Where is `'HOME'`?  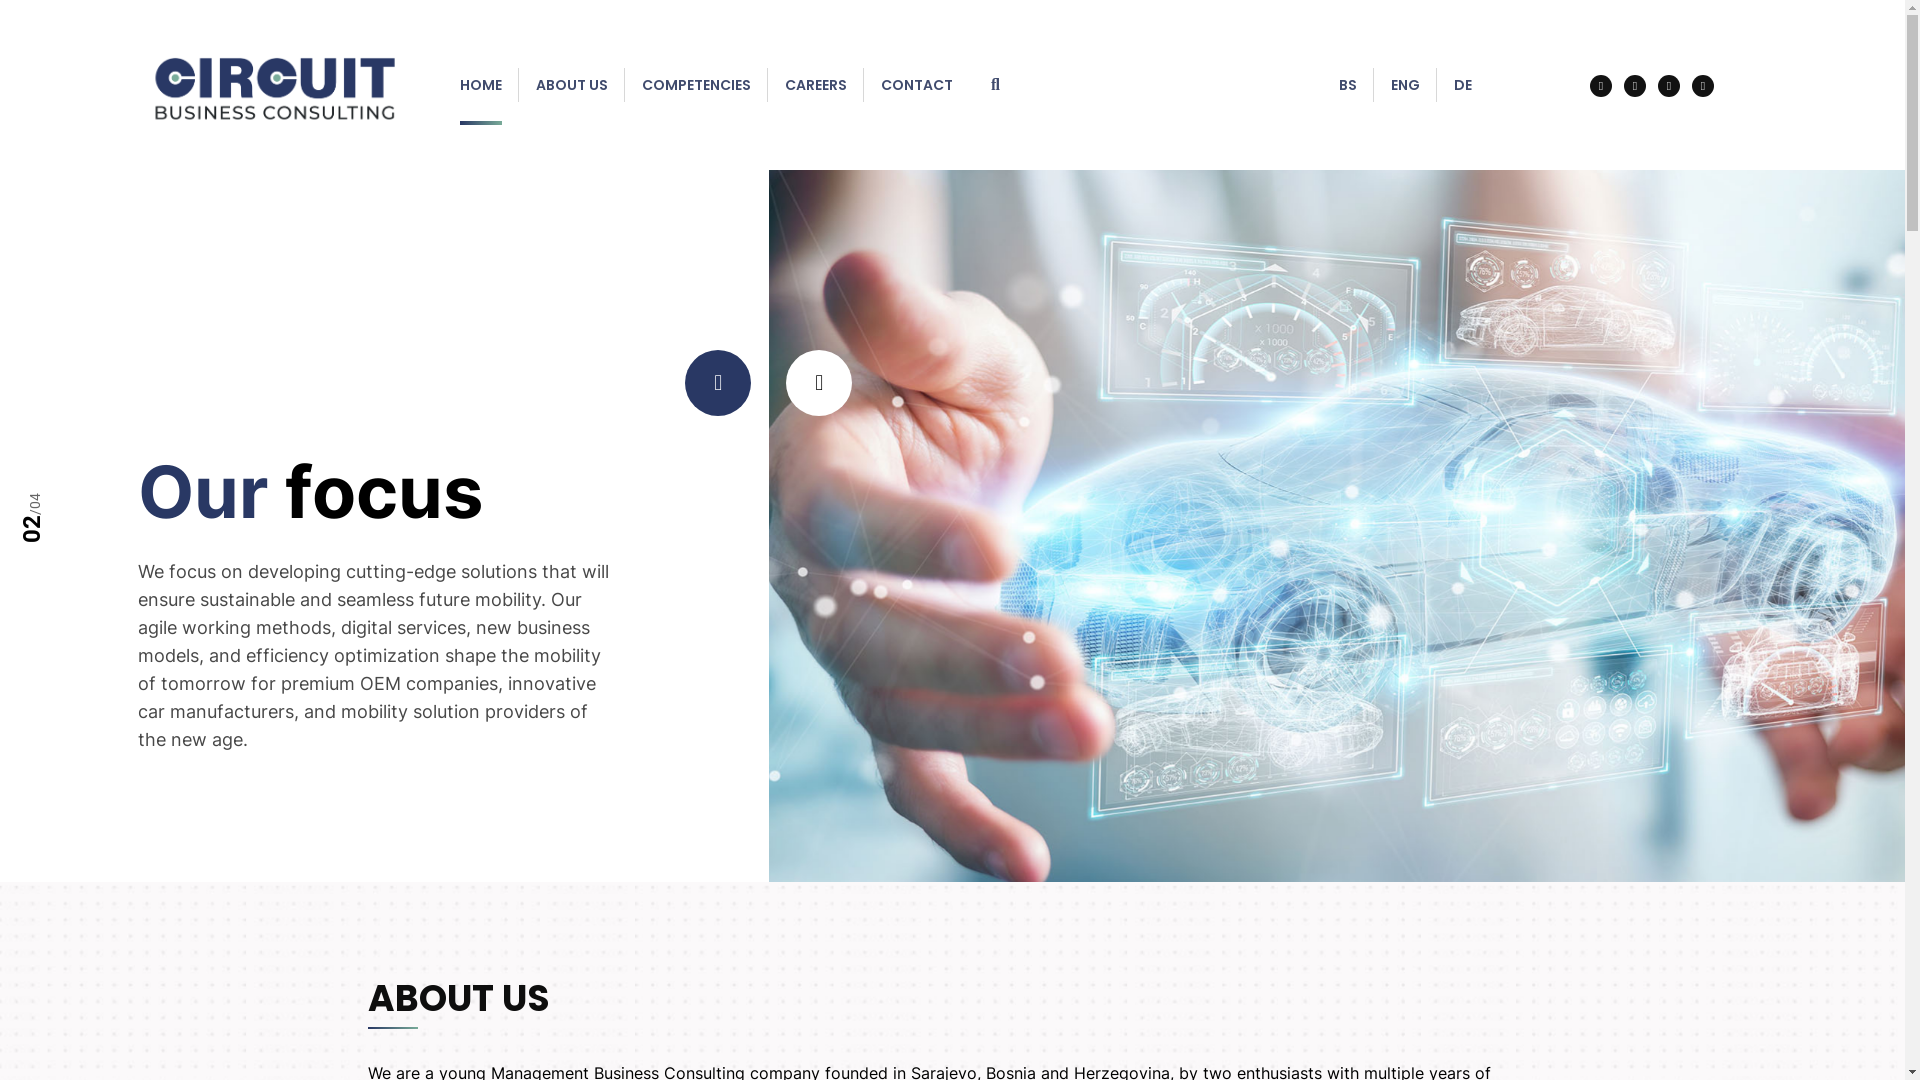 'HOME' is located at coordinates (480, 83).